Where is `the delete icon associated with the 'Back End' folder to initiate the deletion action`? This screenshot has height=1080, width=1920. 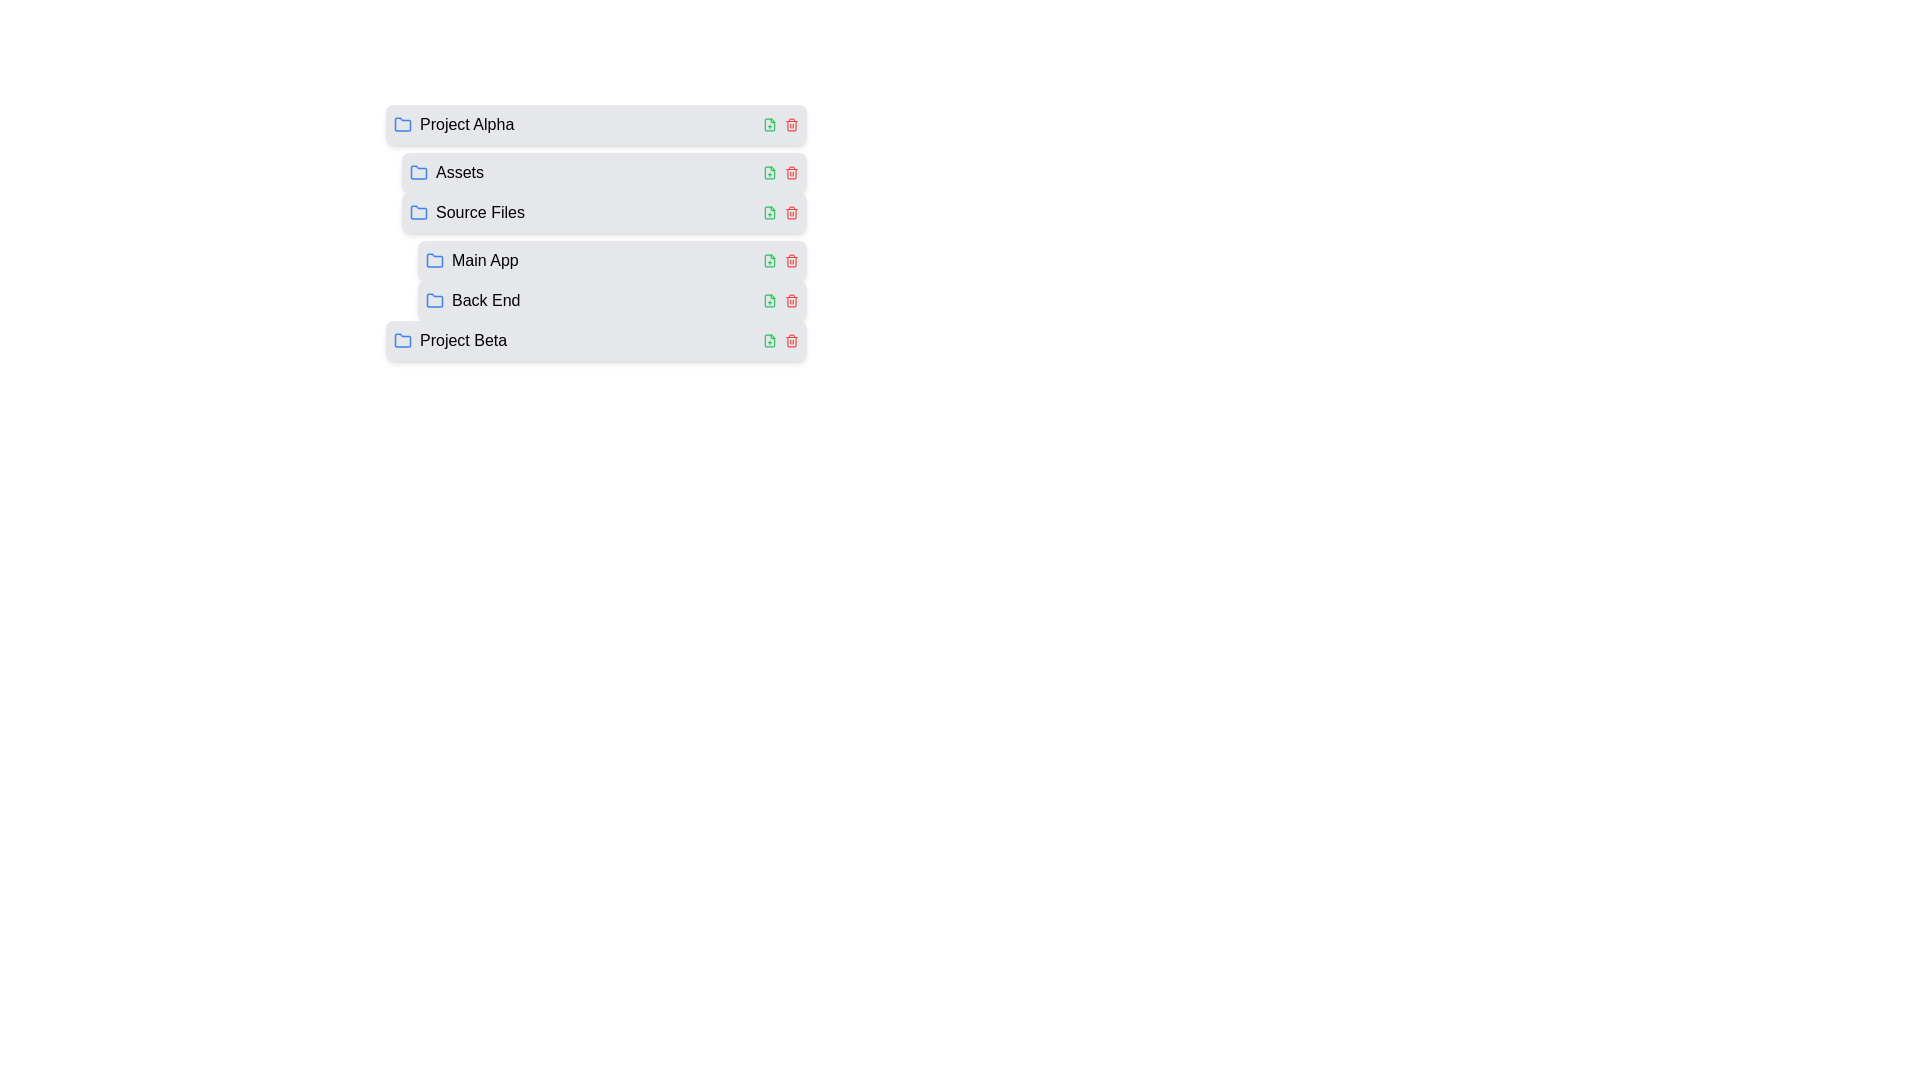
the delete icon associated with the 'Back End' folder to initiate the deletion action is located at coordinates (791, 300).